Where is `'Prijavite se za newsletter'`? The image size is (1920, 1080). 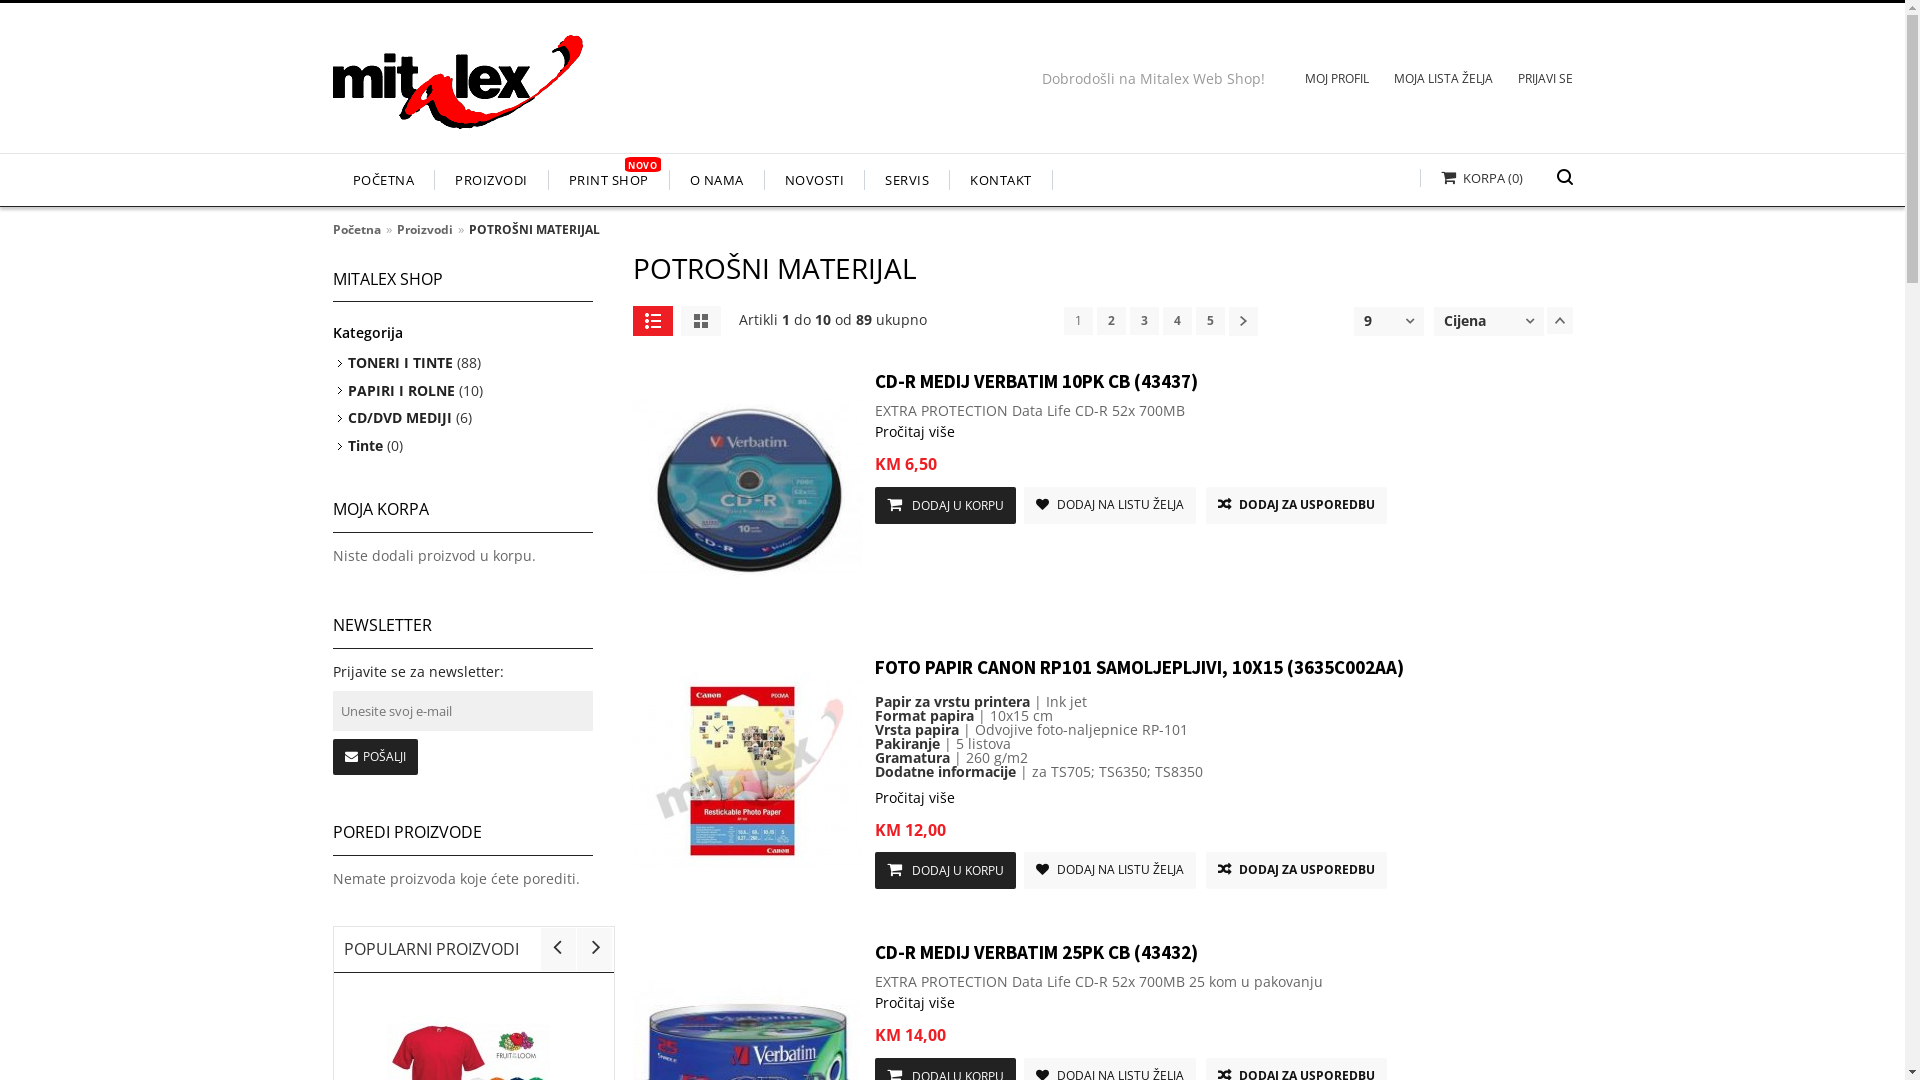
'Prijavite se za newsletter' is located at coordinates (460, 709).